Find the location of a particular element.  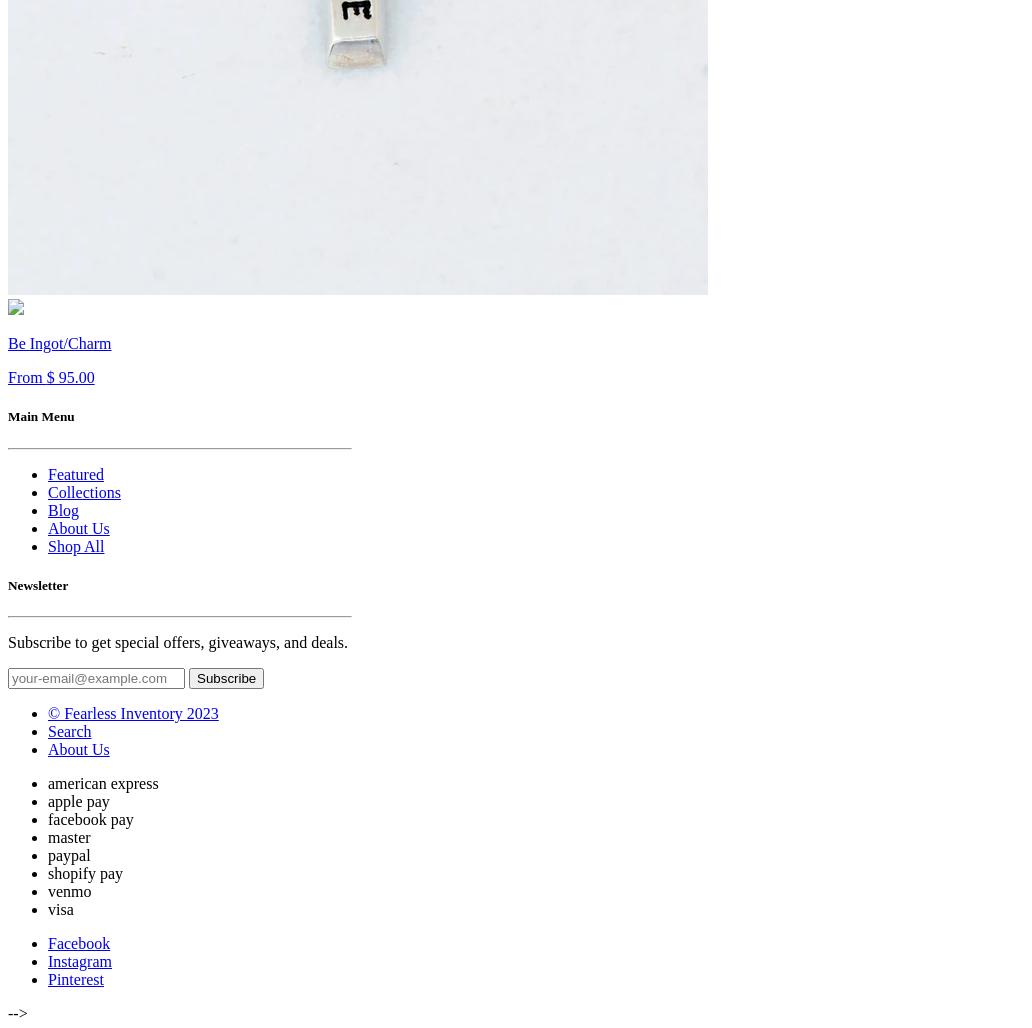

'-->' is located at coordinates (8, 1011).